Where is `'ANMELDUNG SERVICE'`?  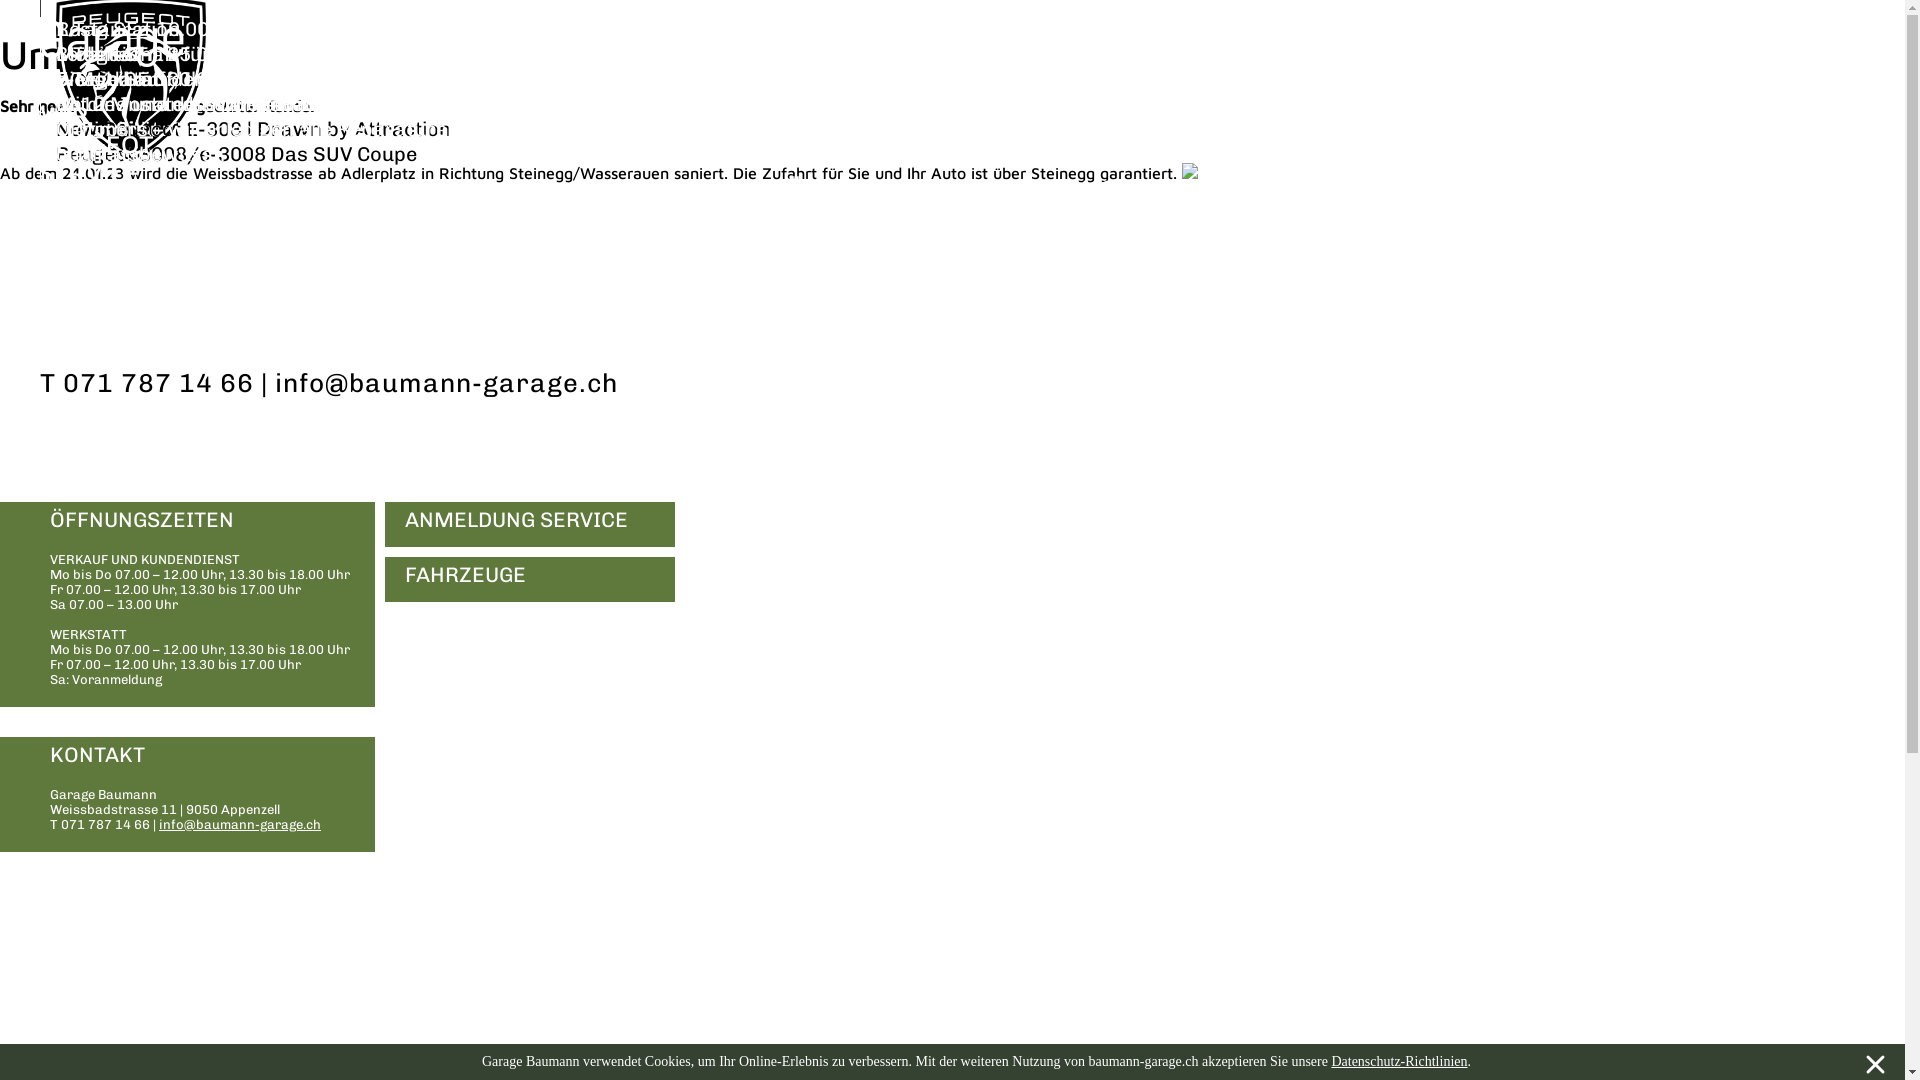 'ANMELDUNG SERVICE' is located at coordinates (529, 523).